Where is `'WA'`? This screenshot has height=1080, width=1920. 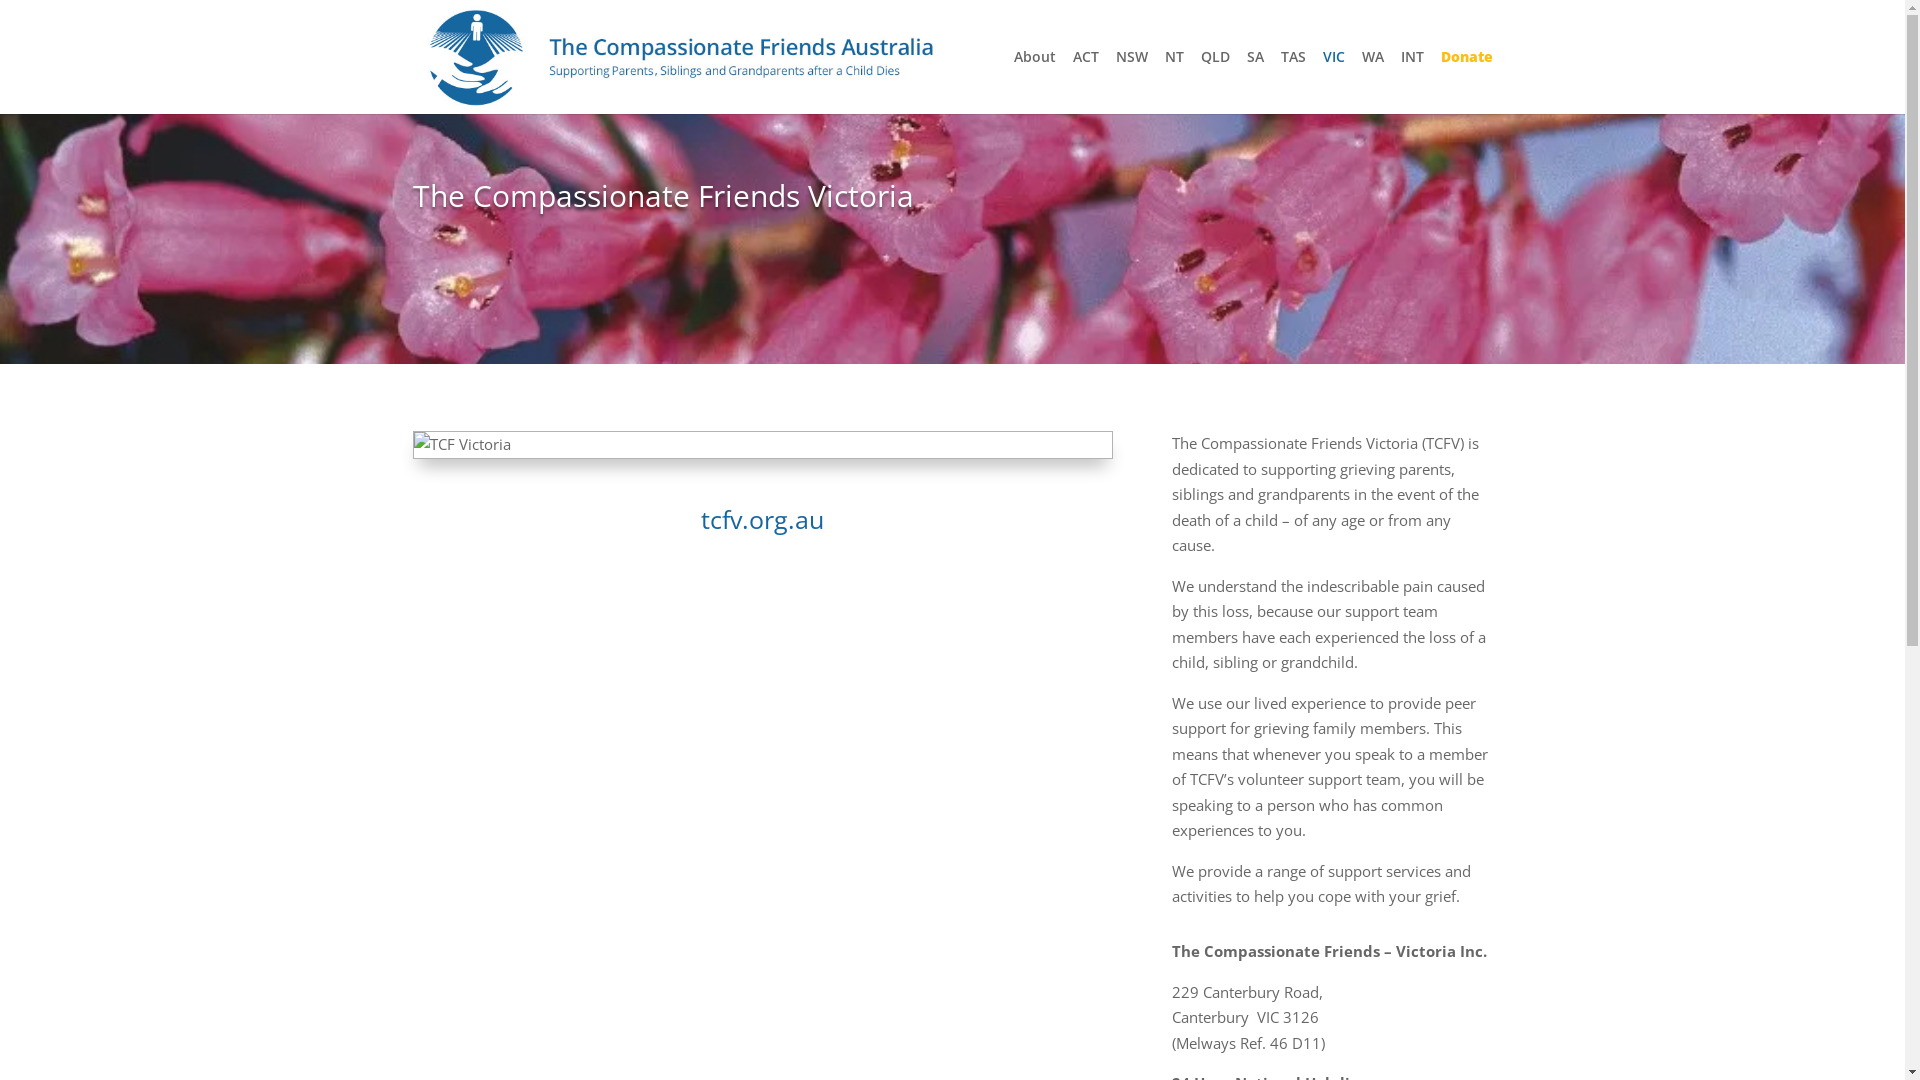 'WA' is located at coordinates (1361, 80).